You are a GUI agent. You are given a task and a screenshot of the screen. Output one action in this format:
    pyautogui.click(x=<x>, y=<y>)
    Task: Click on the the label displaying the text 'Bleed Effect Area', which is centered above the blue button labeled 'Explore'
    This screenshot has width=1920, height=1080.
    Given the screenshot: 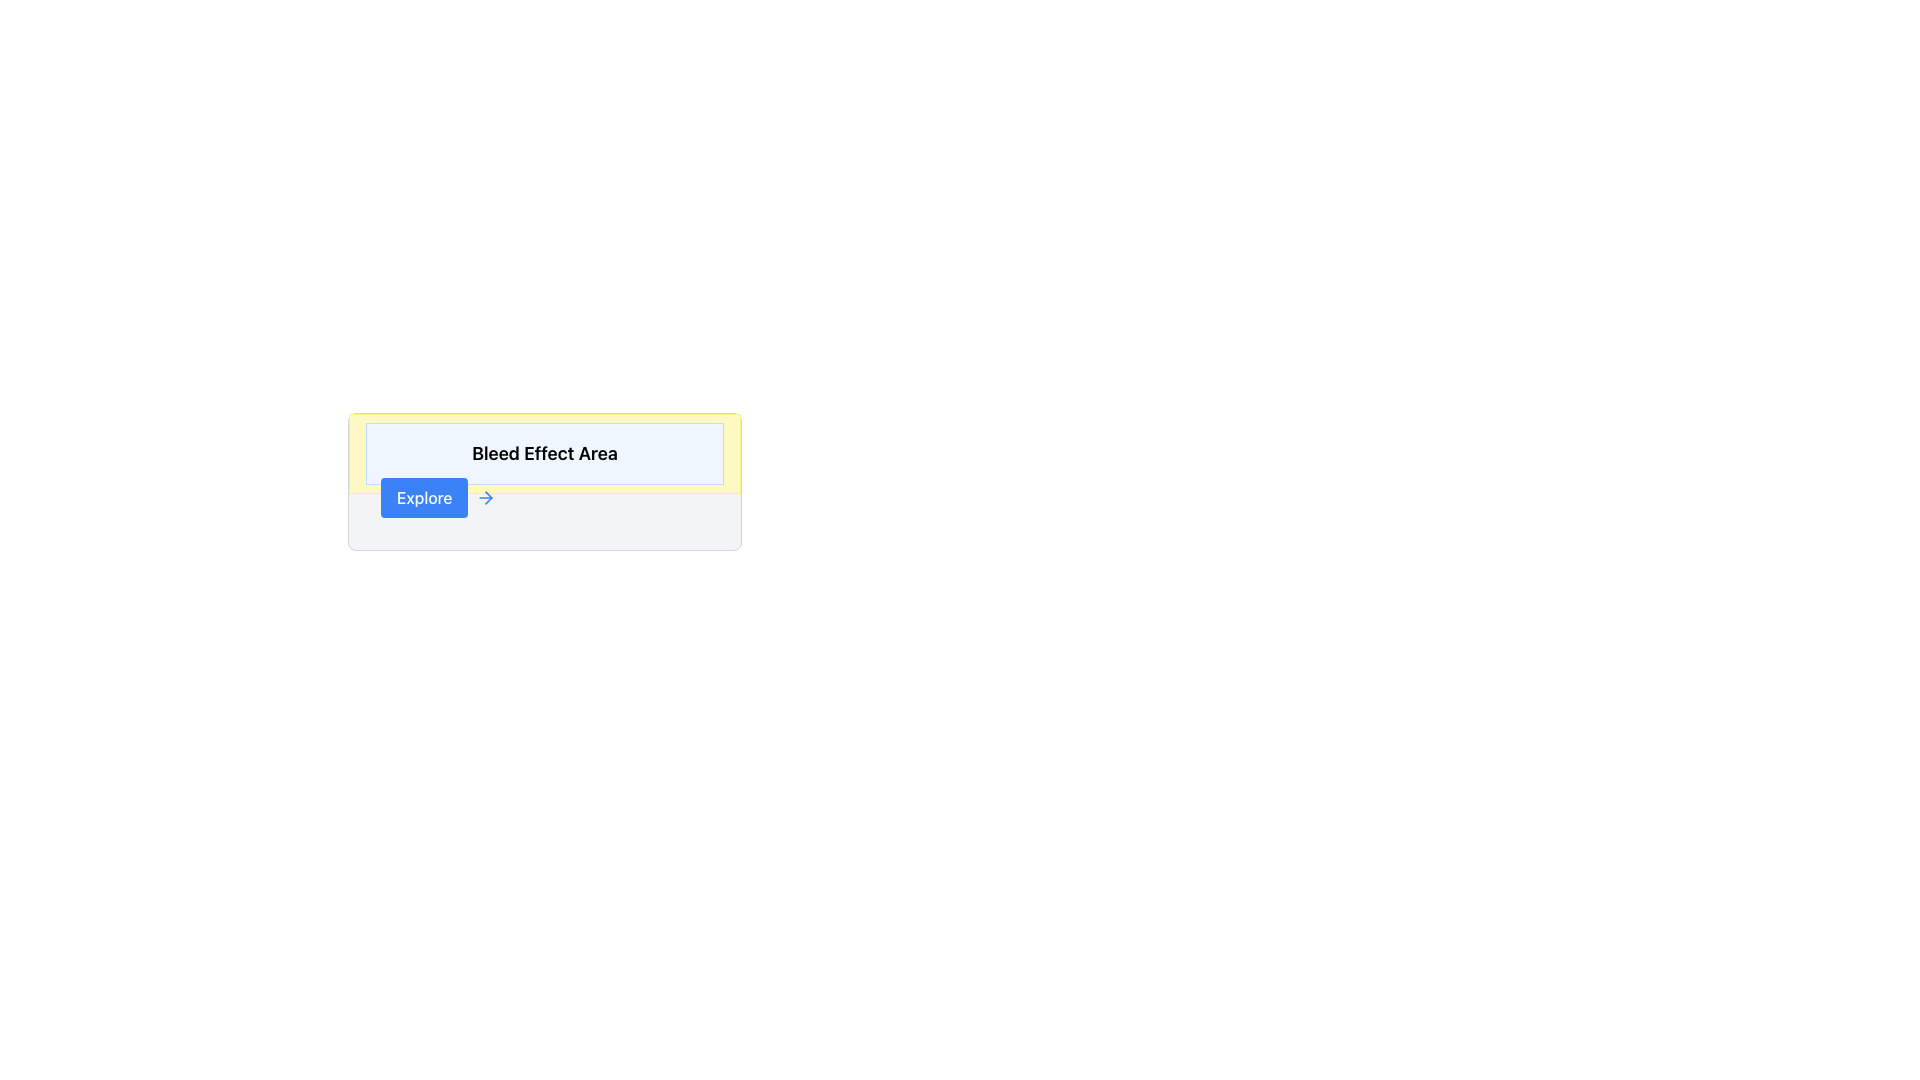 What is the action you would take?
    pyautogui.click(x=545, y=454)
    